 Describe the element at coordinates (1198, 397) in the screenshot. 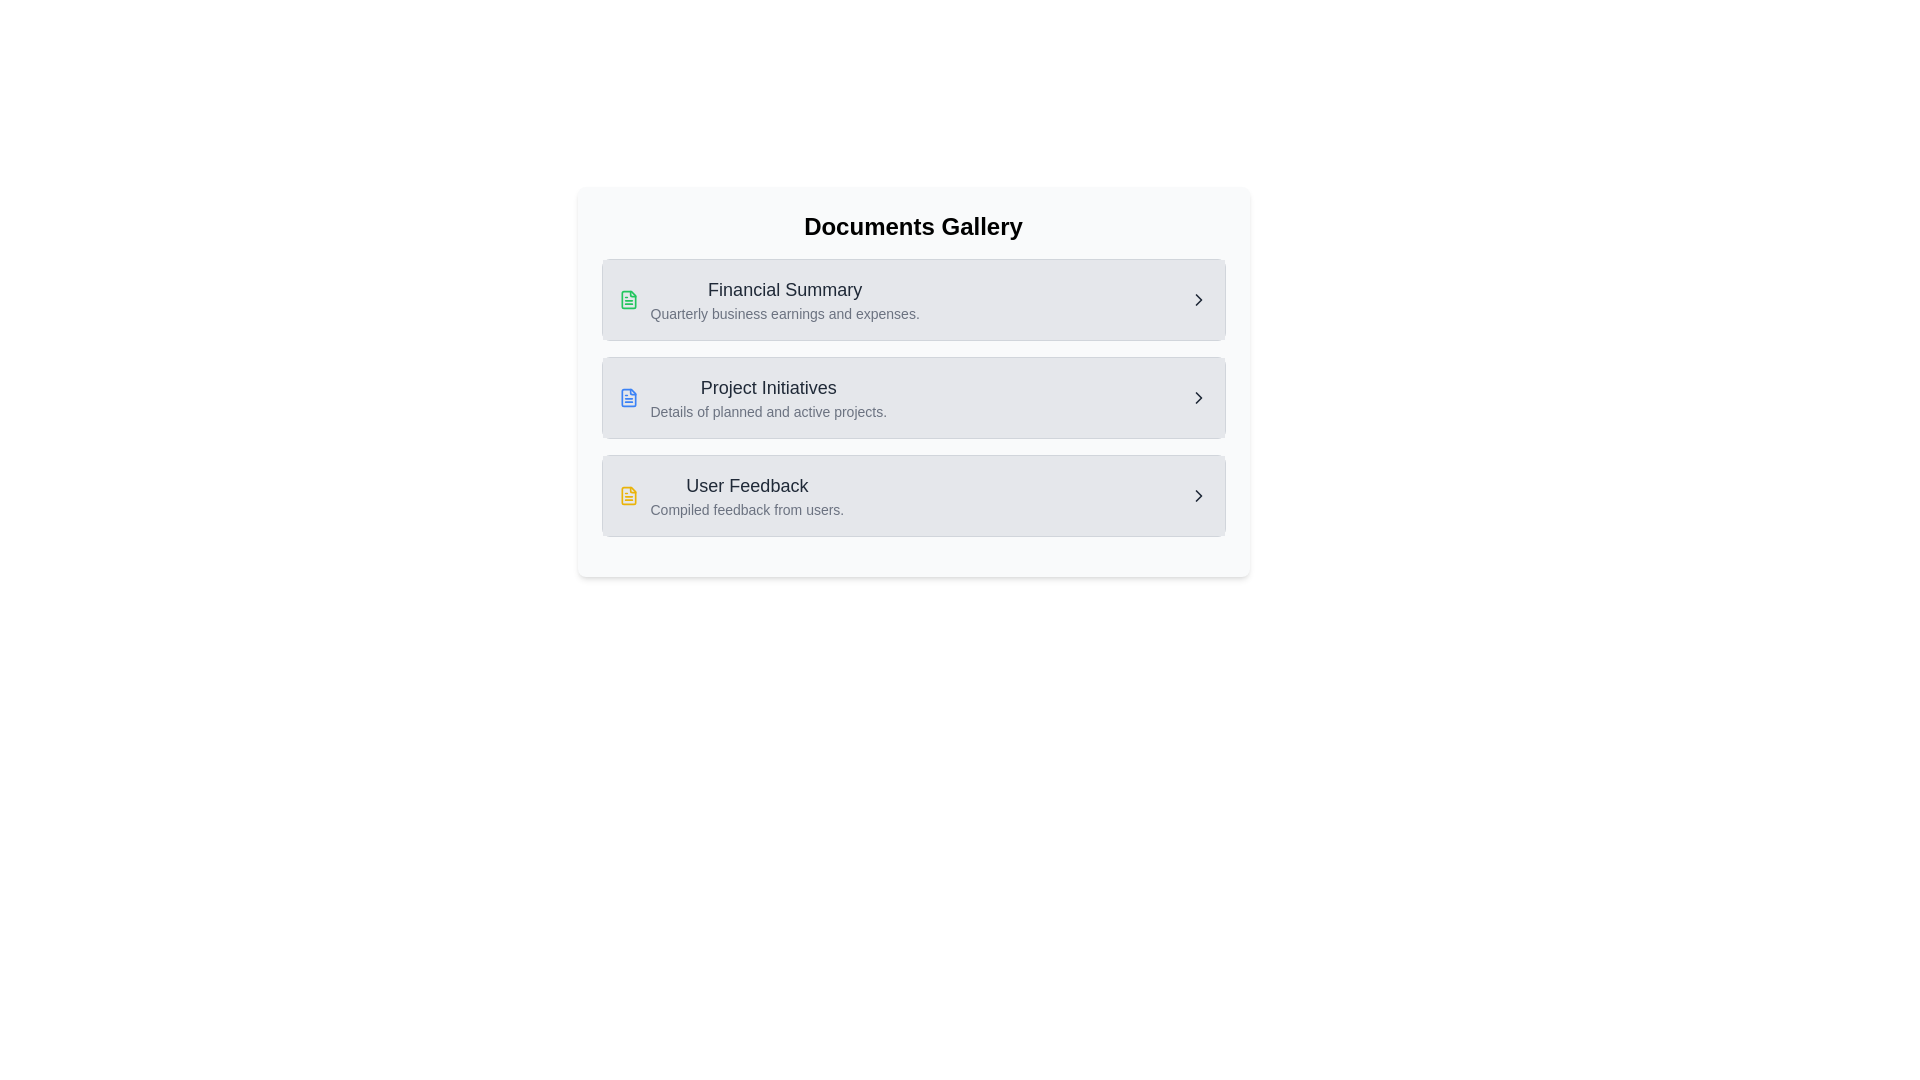

I see `the small right-pointing chevron icon located on the right side of the 'Project Initiatives' list entry` at that location.